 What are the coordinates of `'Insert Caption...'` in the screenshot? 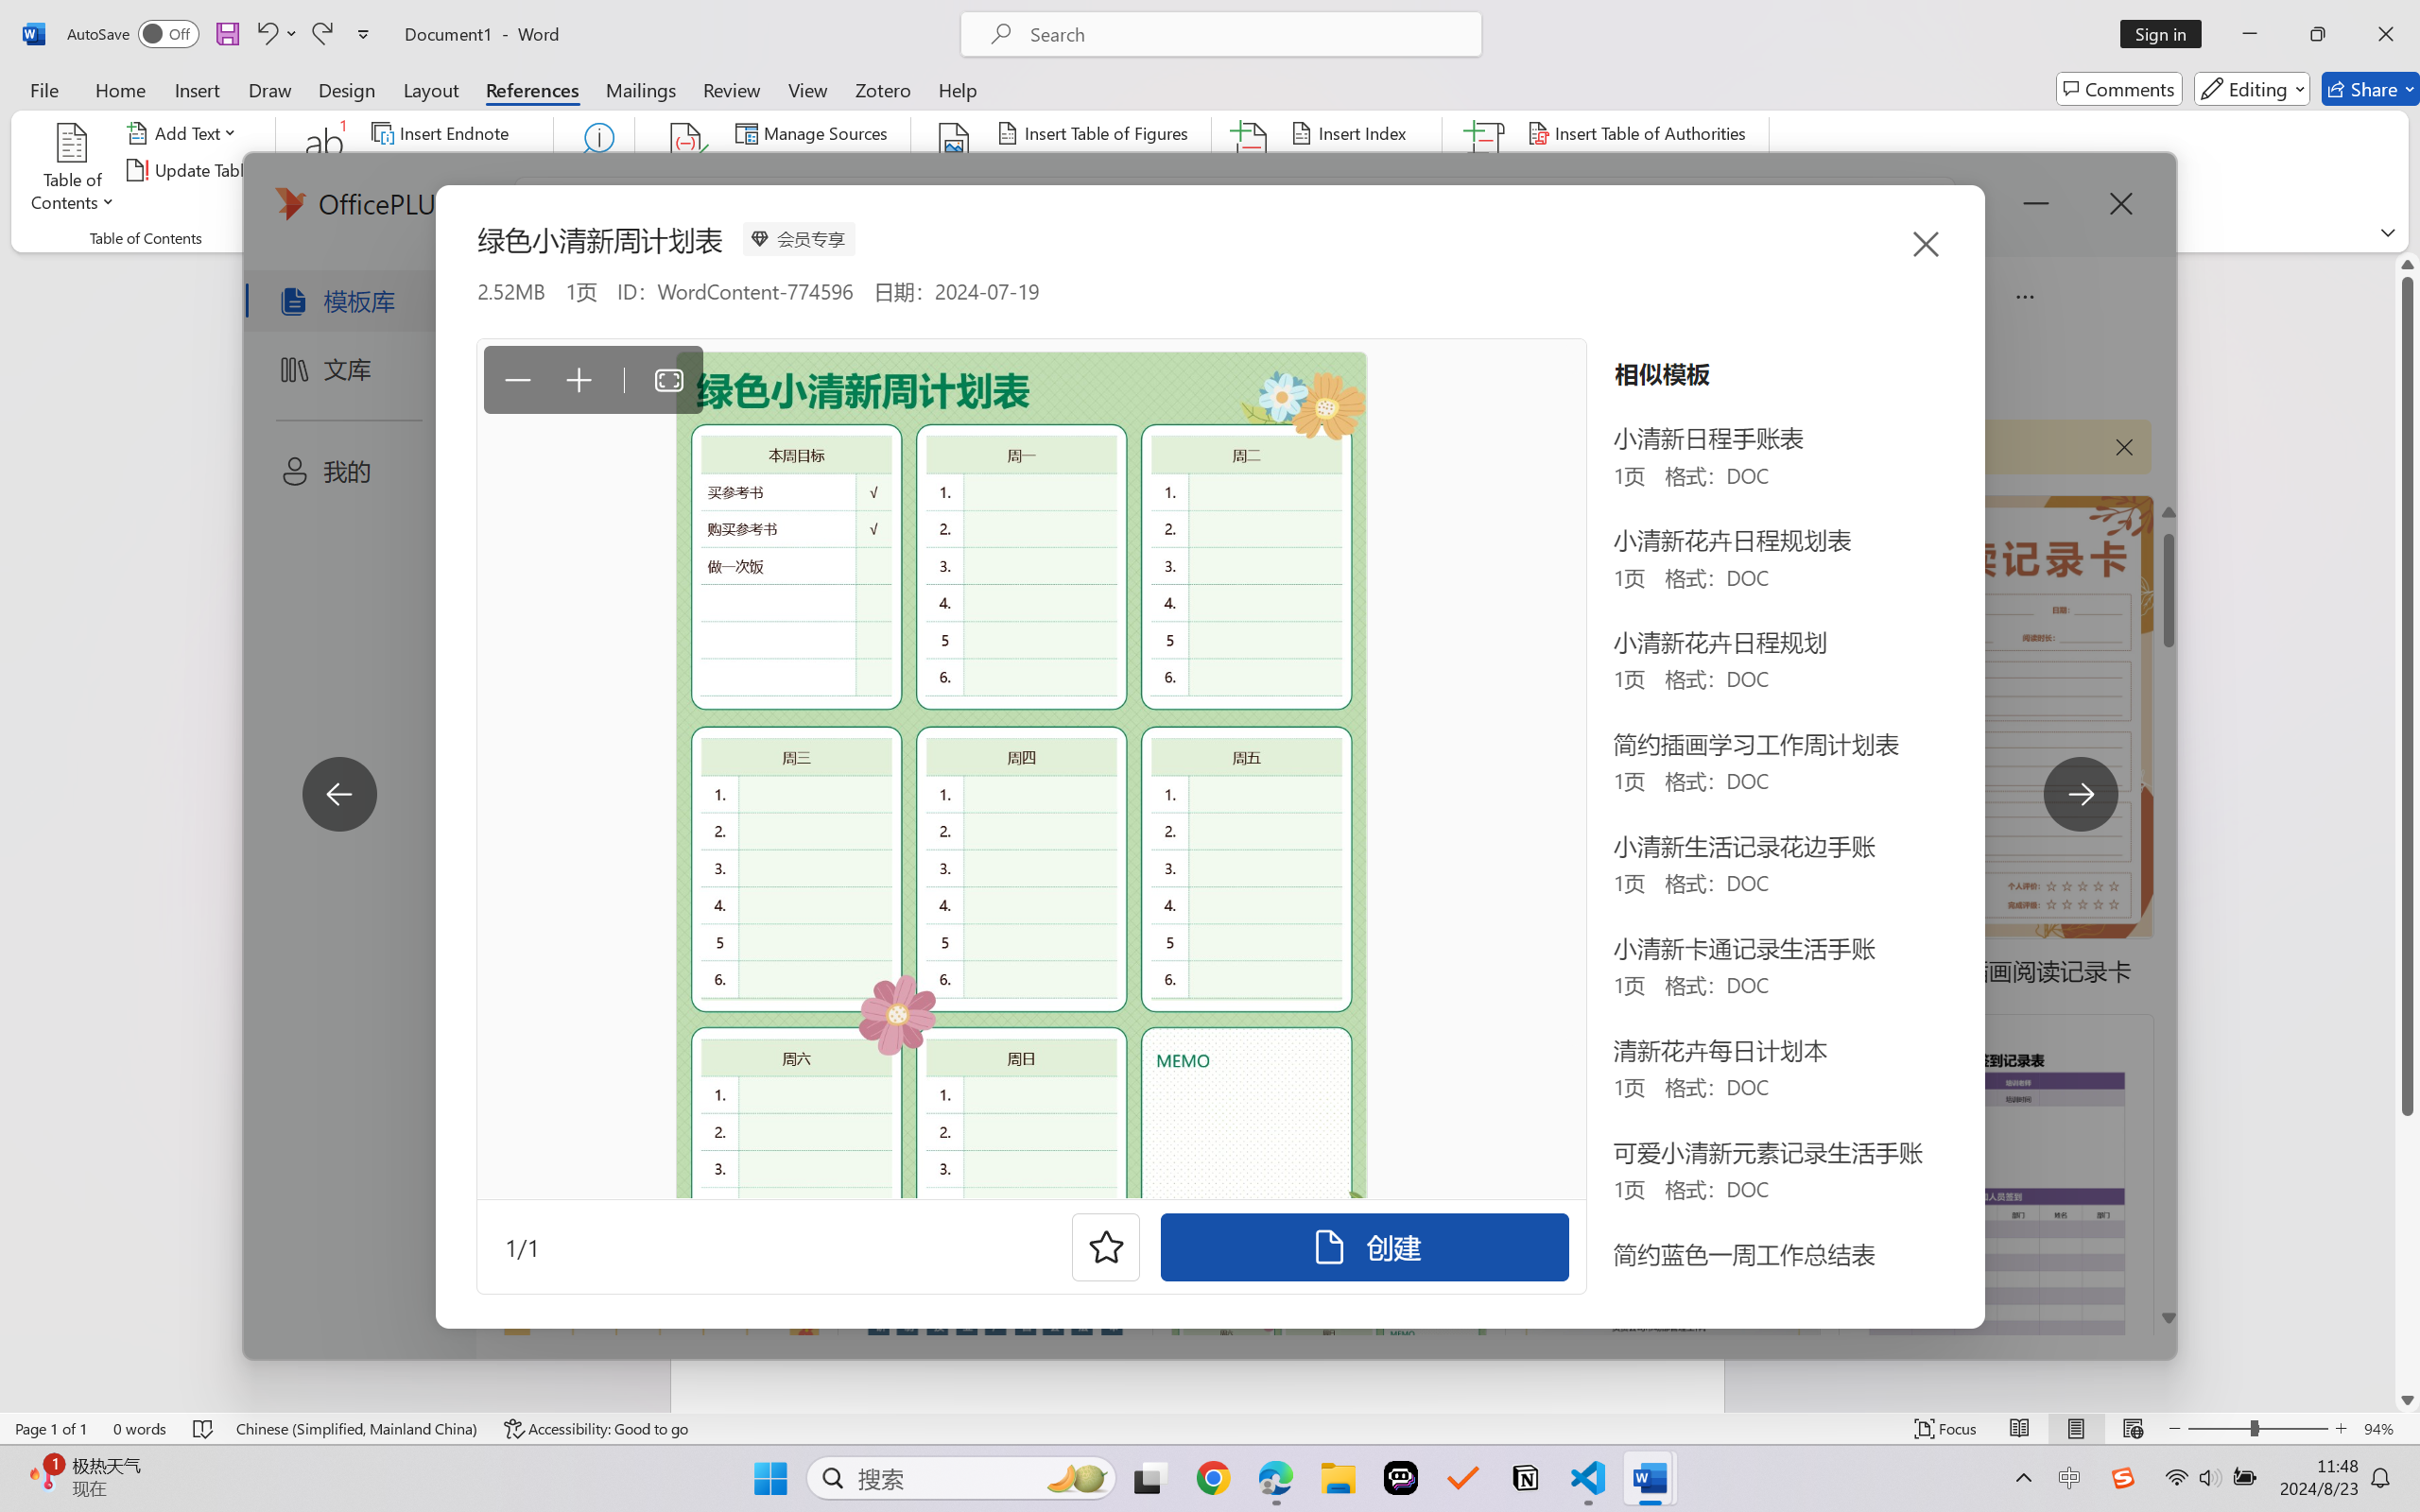 It's located at (954, 170).